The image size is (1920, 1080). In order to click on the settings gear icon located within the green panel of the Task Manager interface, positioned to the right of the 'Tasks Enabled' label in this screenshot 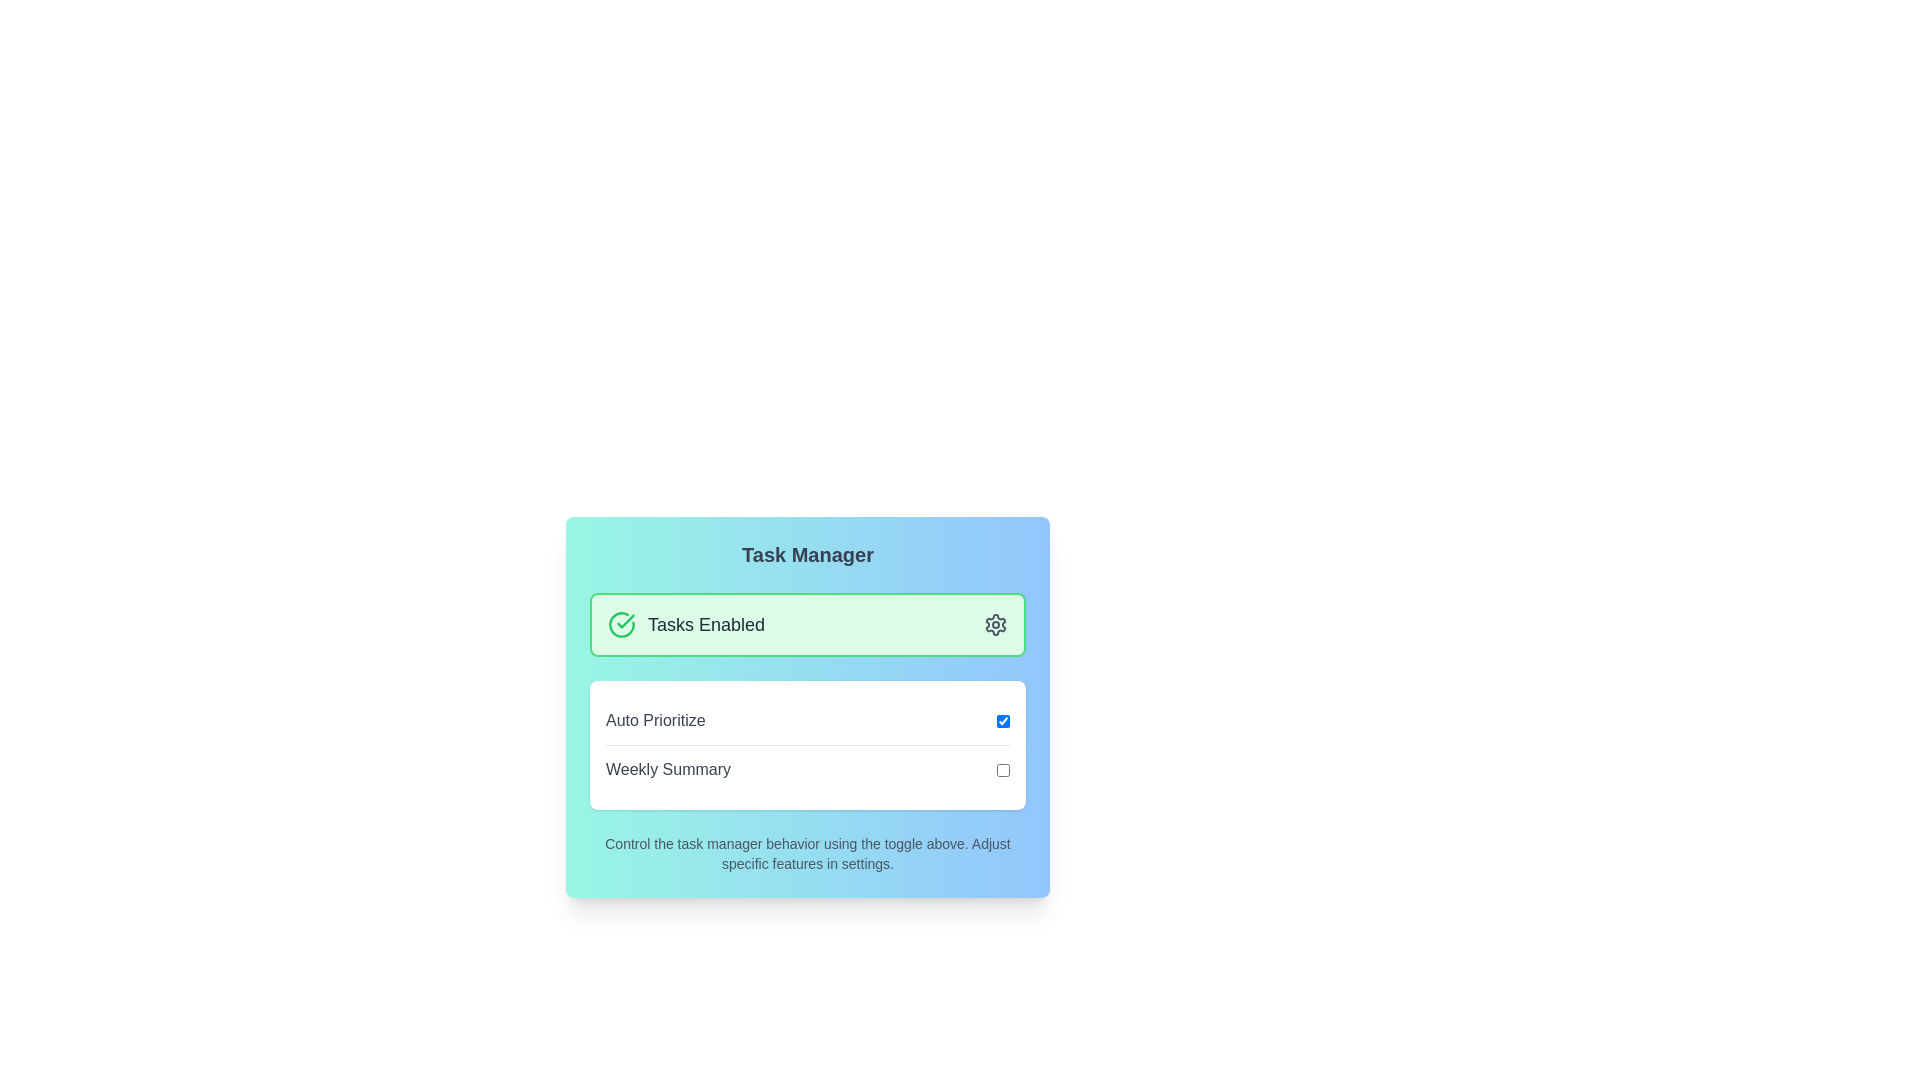, I will do `click(996, 623)`.